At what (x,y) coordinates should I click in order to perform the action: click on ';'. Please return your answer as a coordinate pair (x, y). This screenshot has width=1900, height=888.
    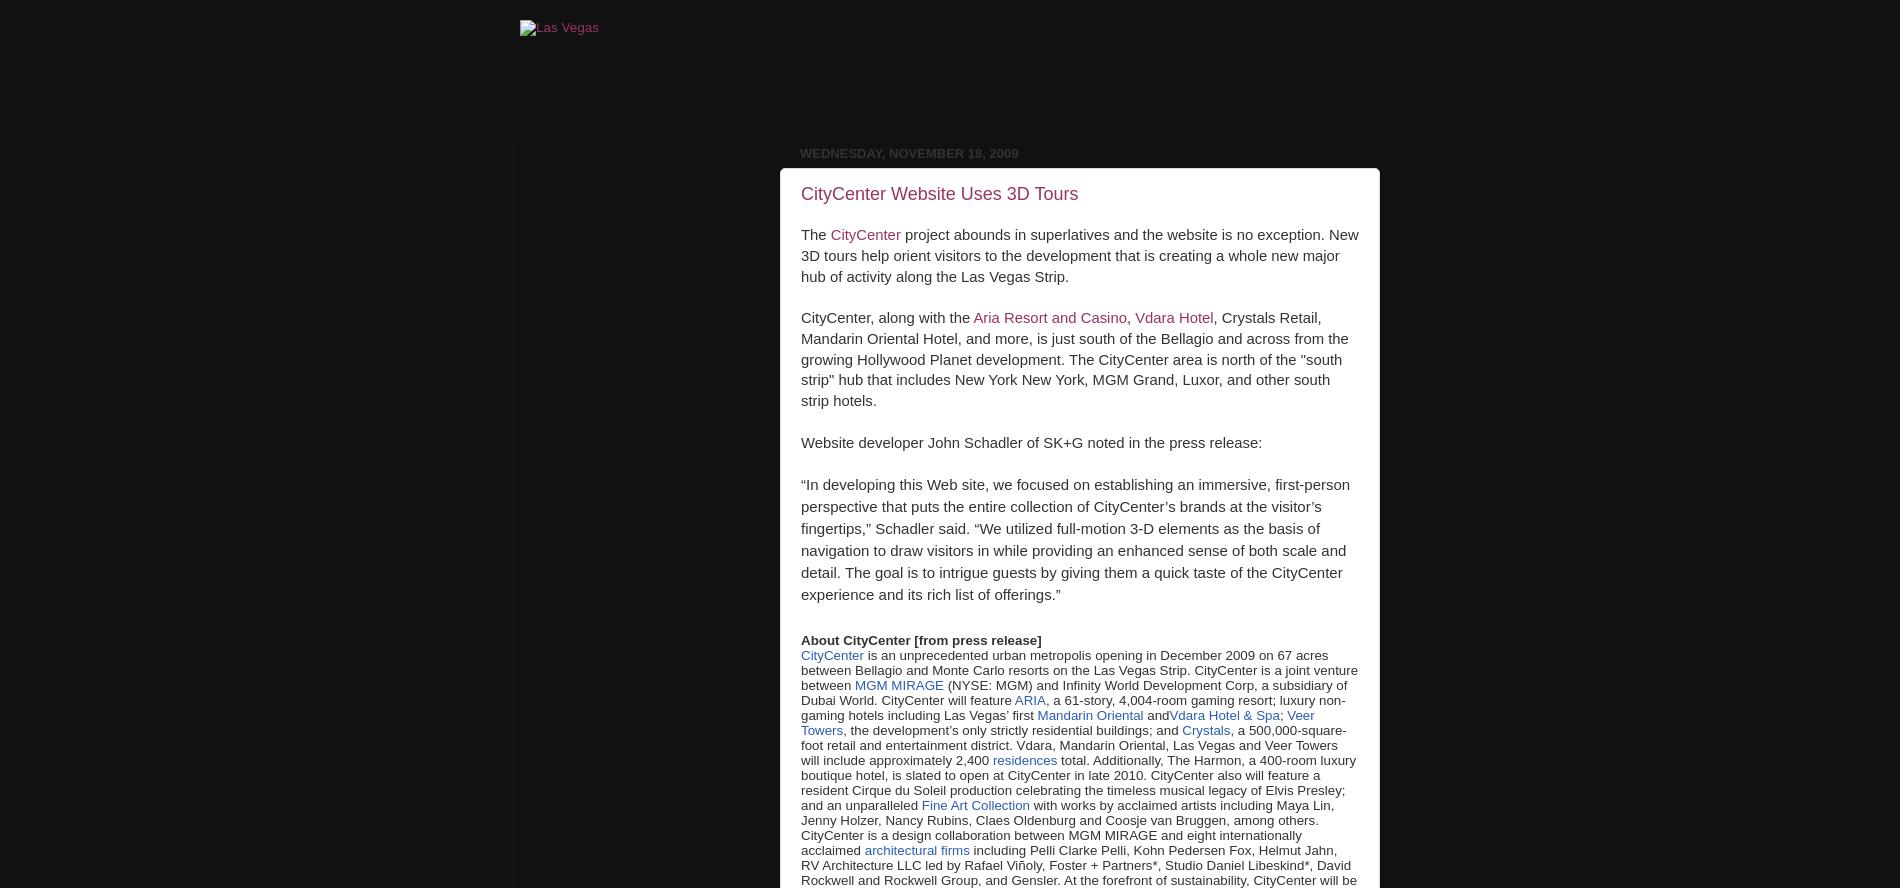
    Looking at the image, I should click on (1282, 715).